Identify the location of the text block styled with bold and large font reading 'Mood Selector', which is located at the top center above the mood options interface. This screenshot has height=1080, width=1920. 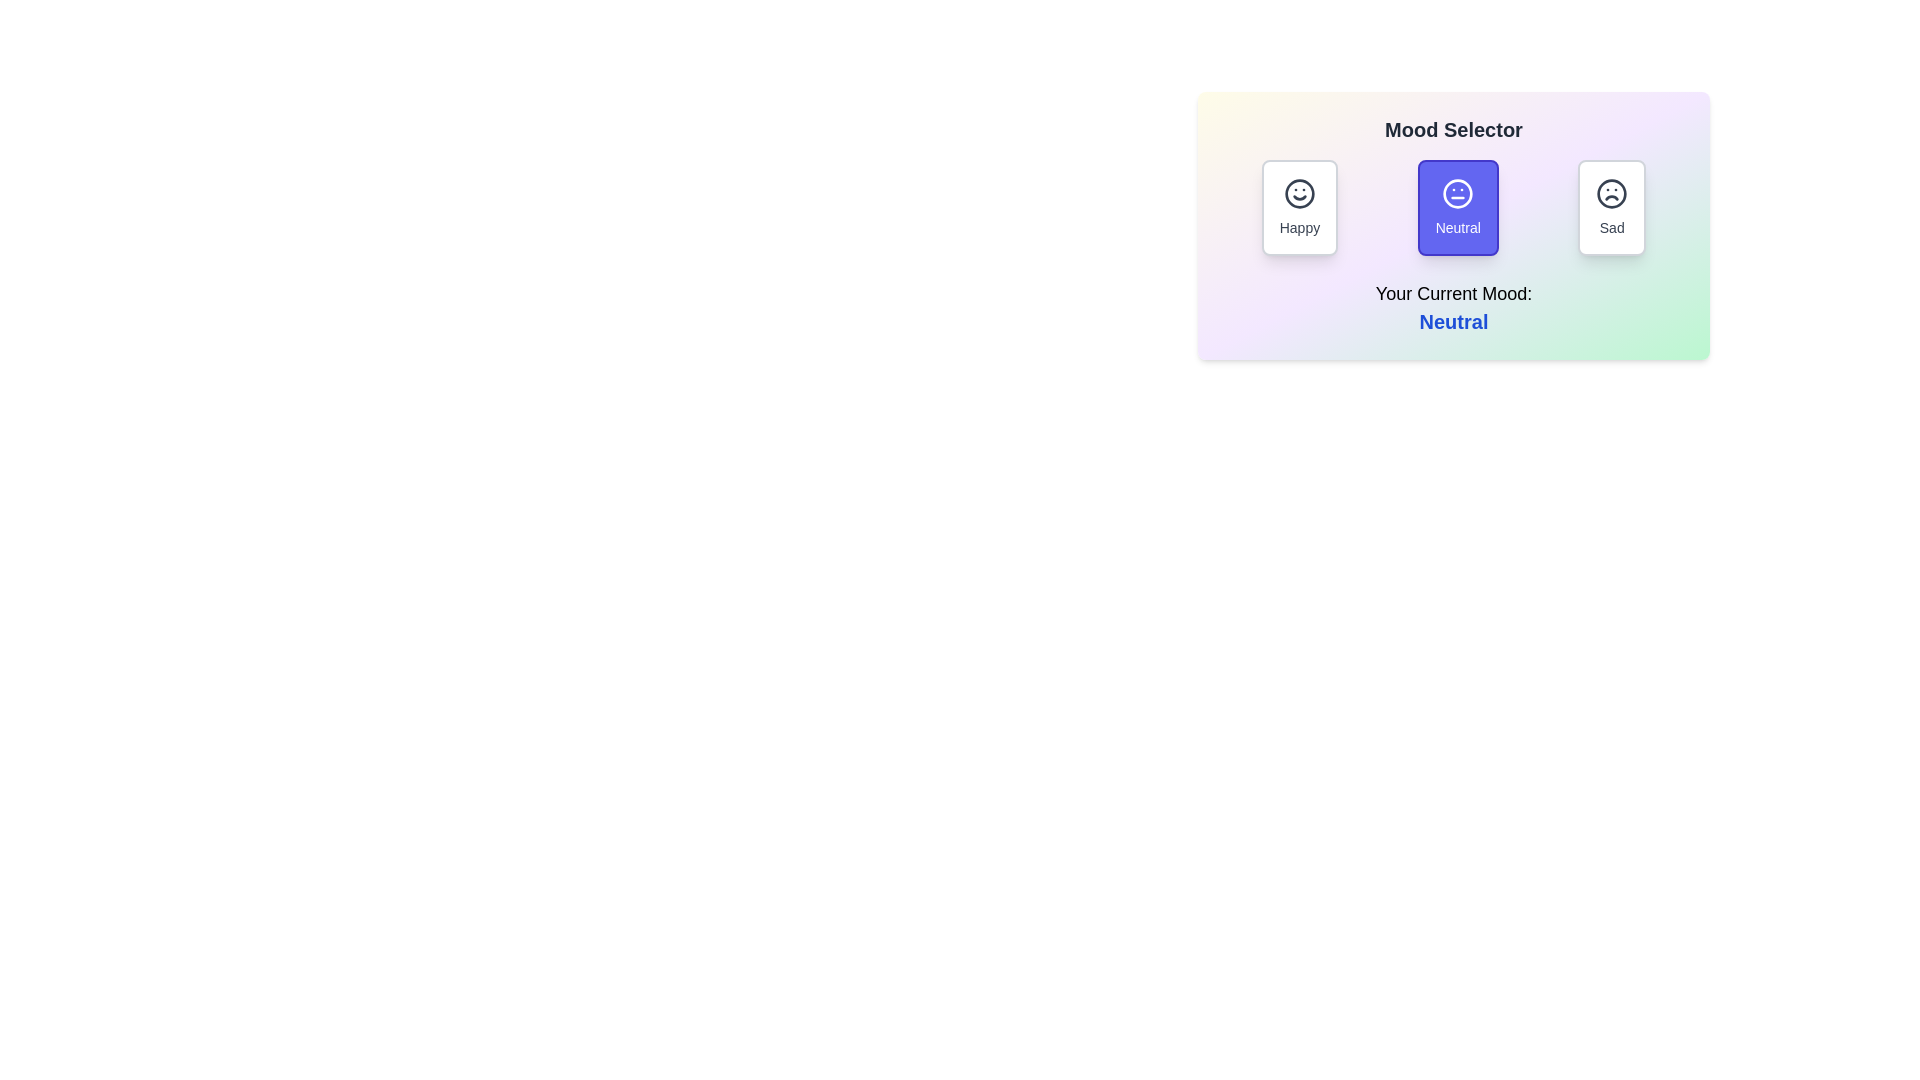
(1454, 130).